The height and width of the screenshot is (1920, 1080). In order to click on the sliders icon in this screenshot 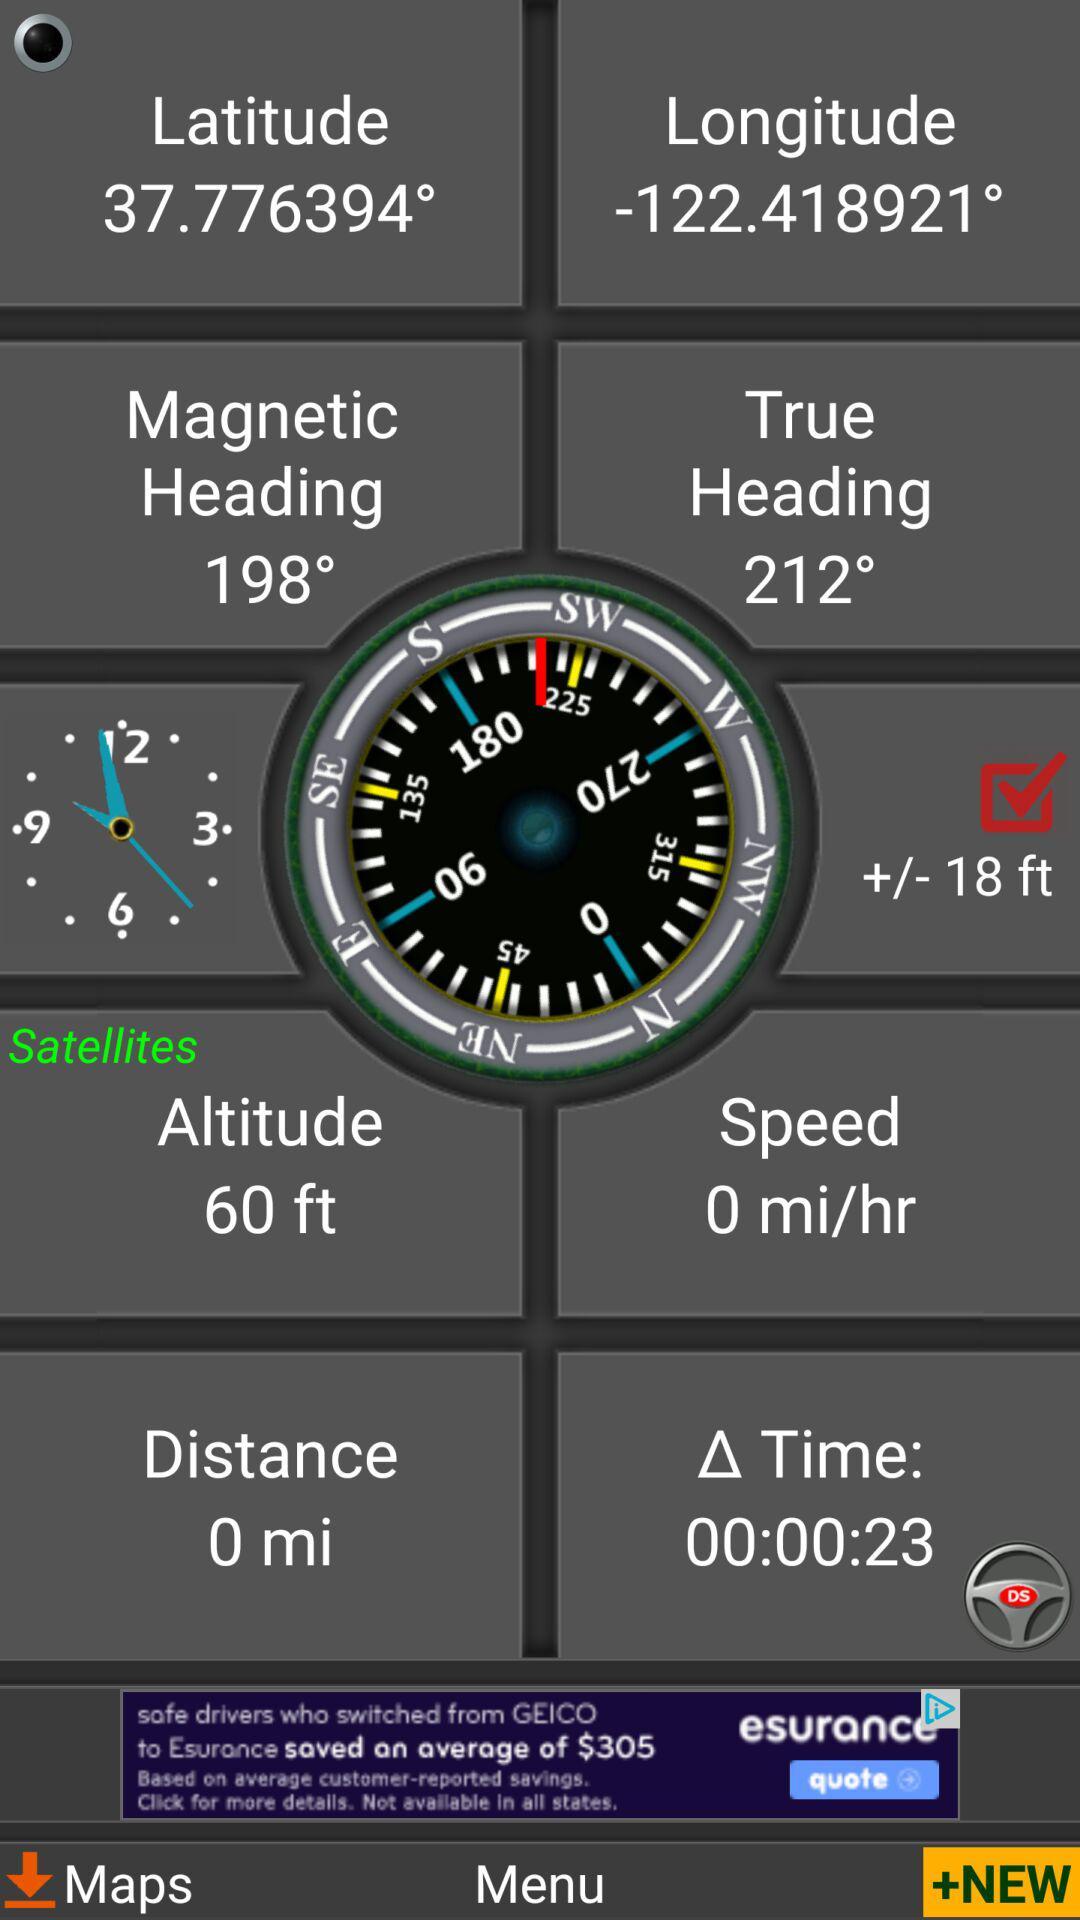, I will do `click(47, 829)`.